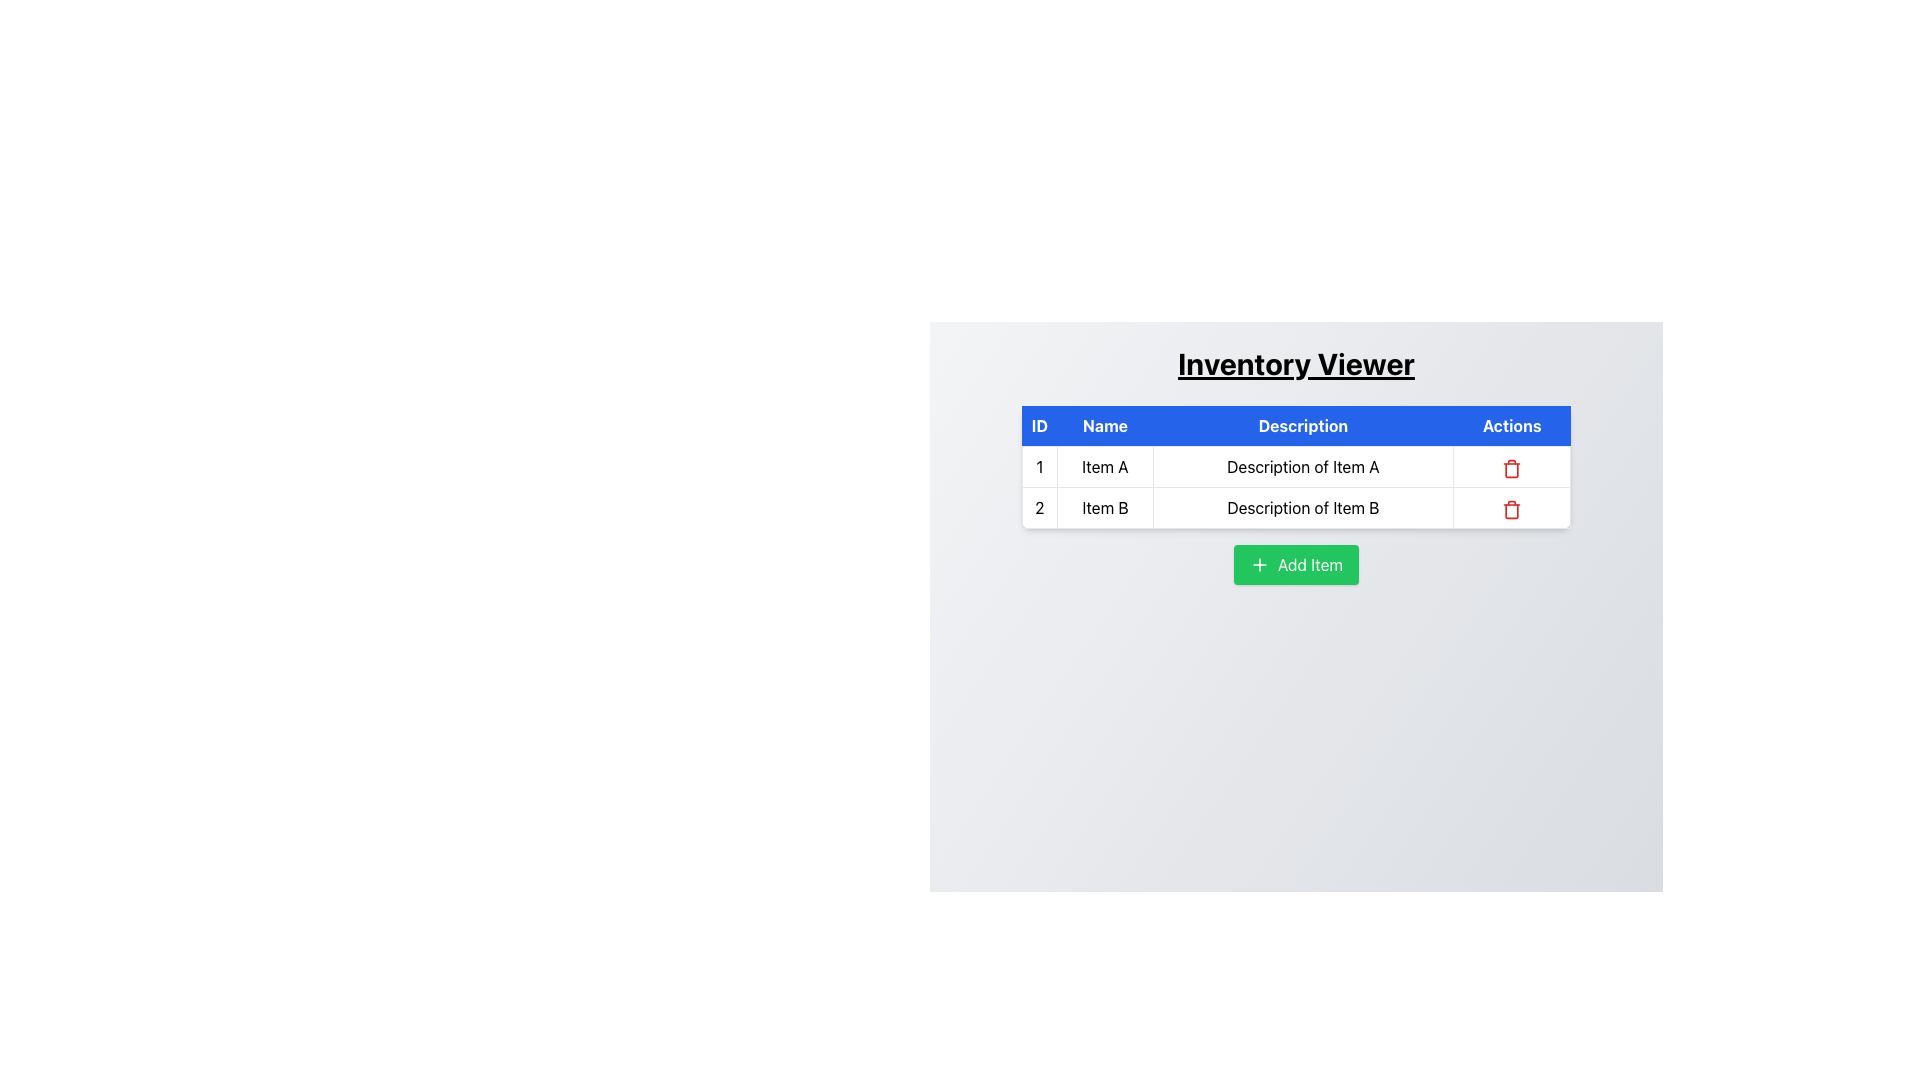 This screenshot has height=1080, width=1920. I want to click on the trash can icon button in the 'Actions' column for 'Item B', so click(1512, 507).